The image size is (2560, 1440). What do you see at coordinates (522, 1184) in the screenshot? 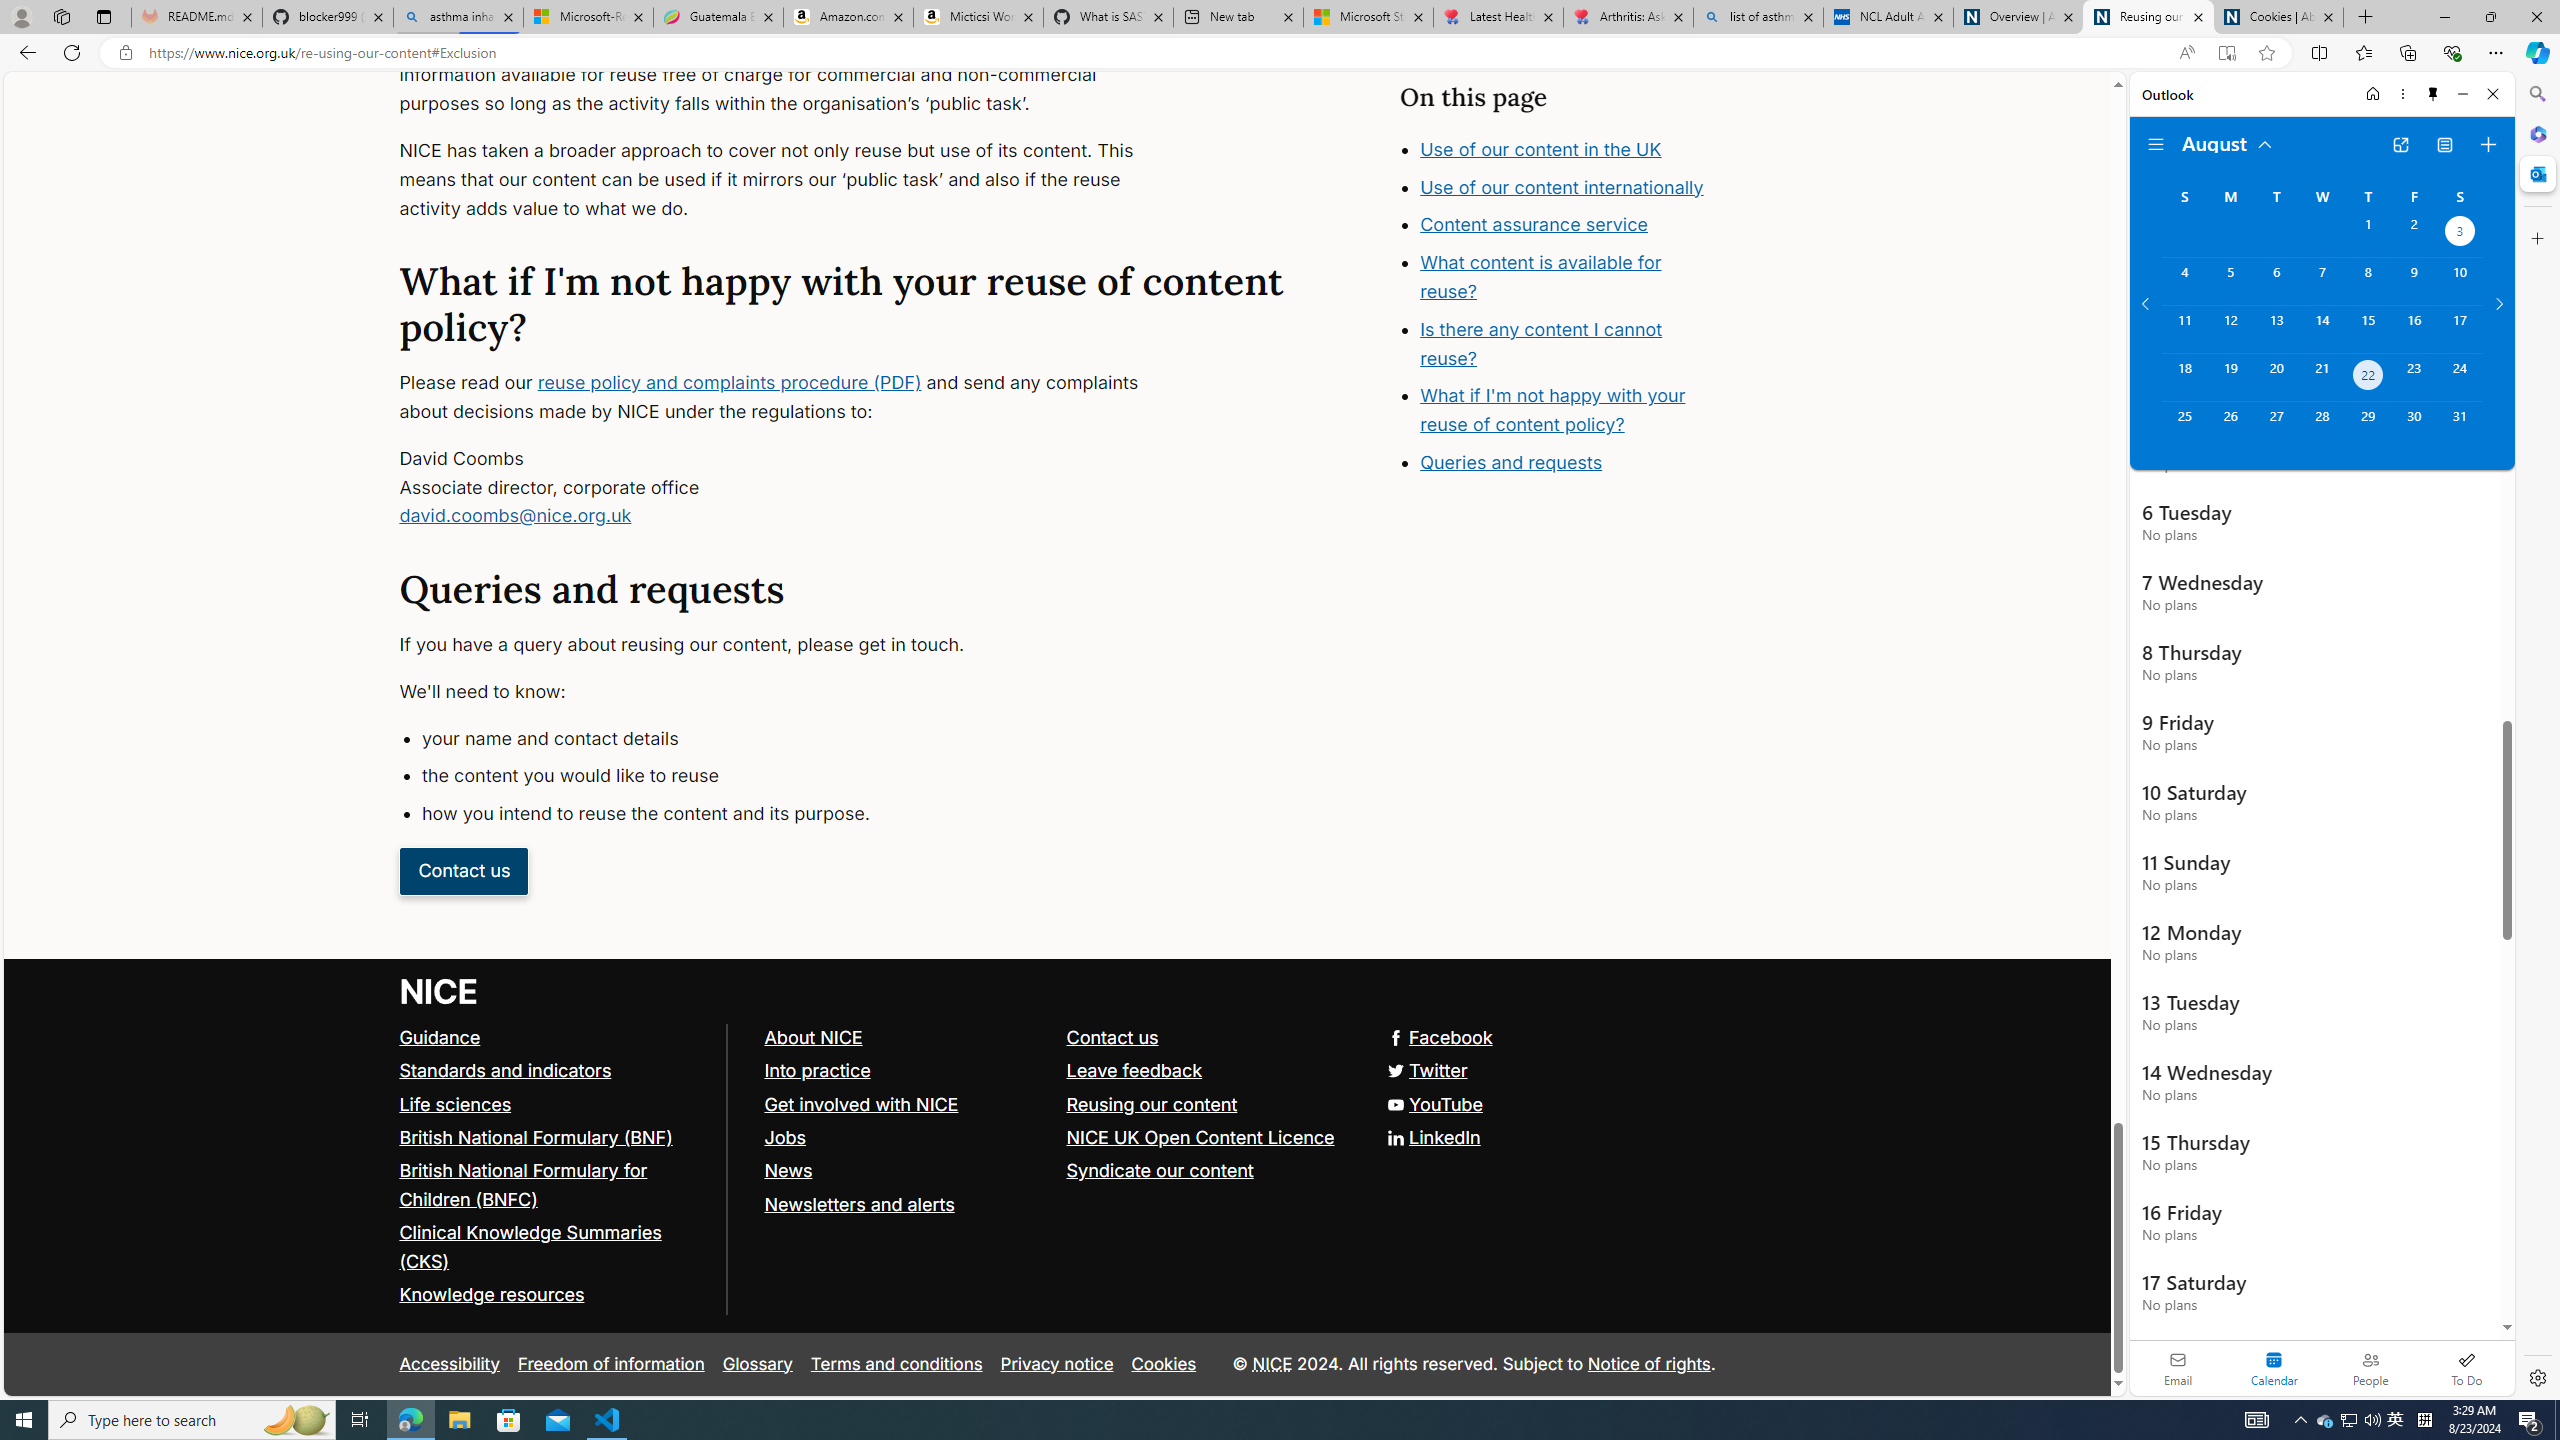
I see `'British National Formulary for Children (BNFC)'` at bounding box center [522, 1184].